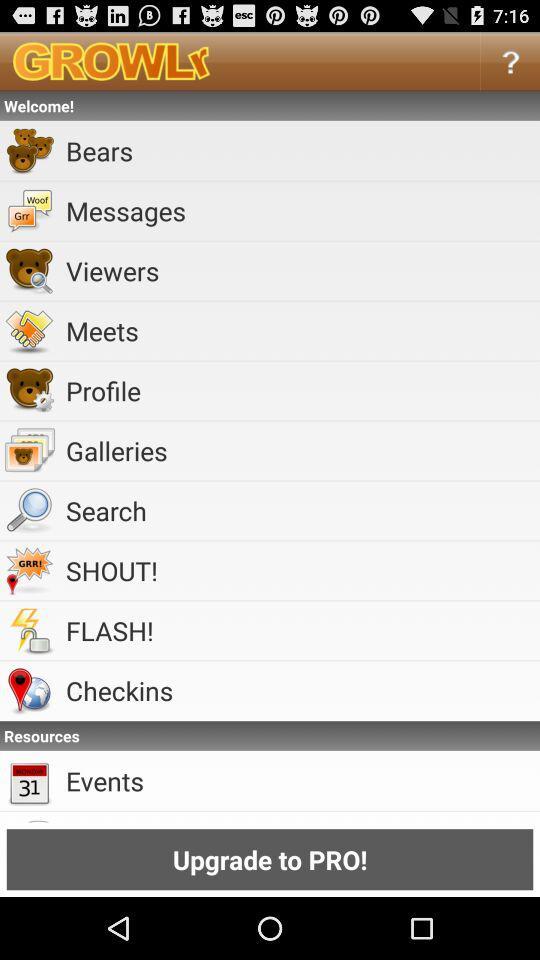 The height and width of the screenshot is (960, 540). Describe the element at coordinates (510, 61) in the screenshot. I see `click for help` at that location.